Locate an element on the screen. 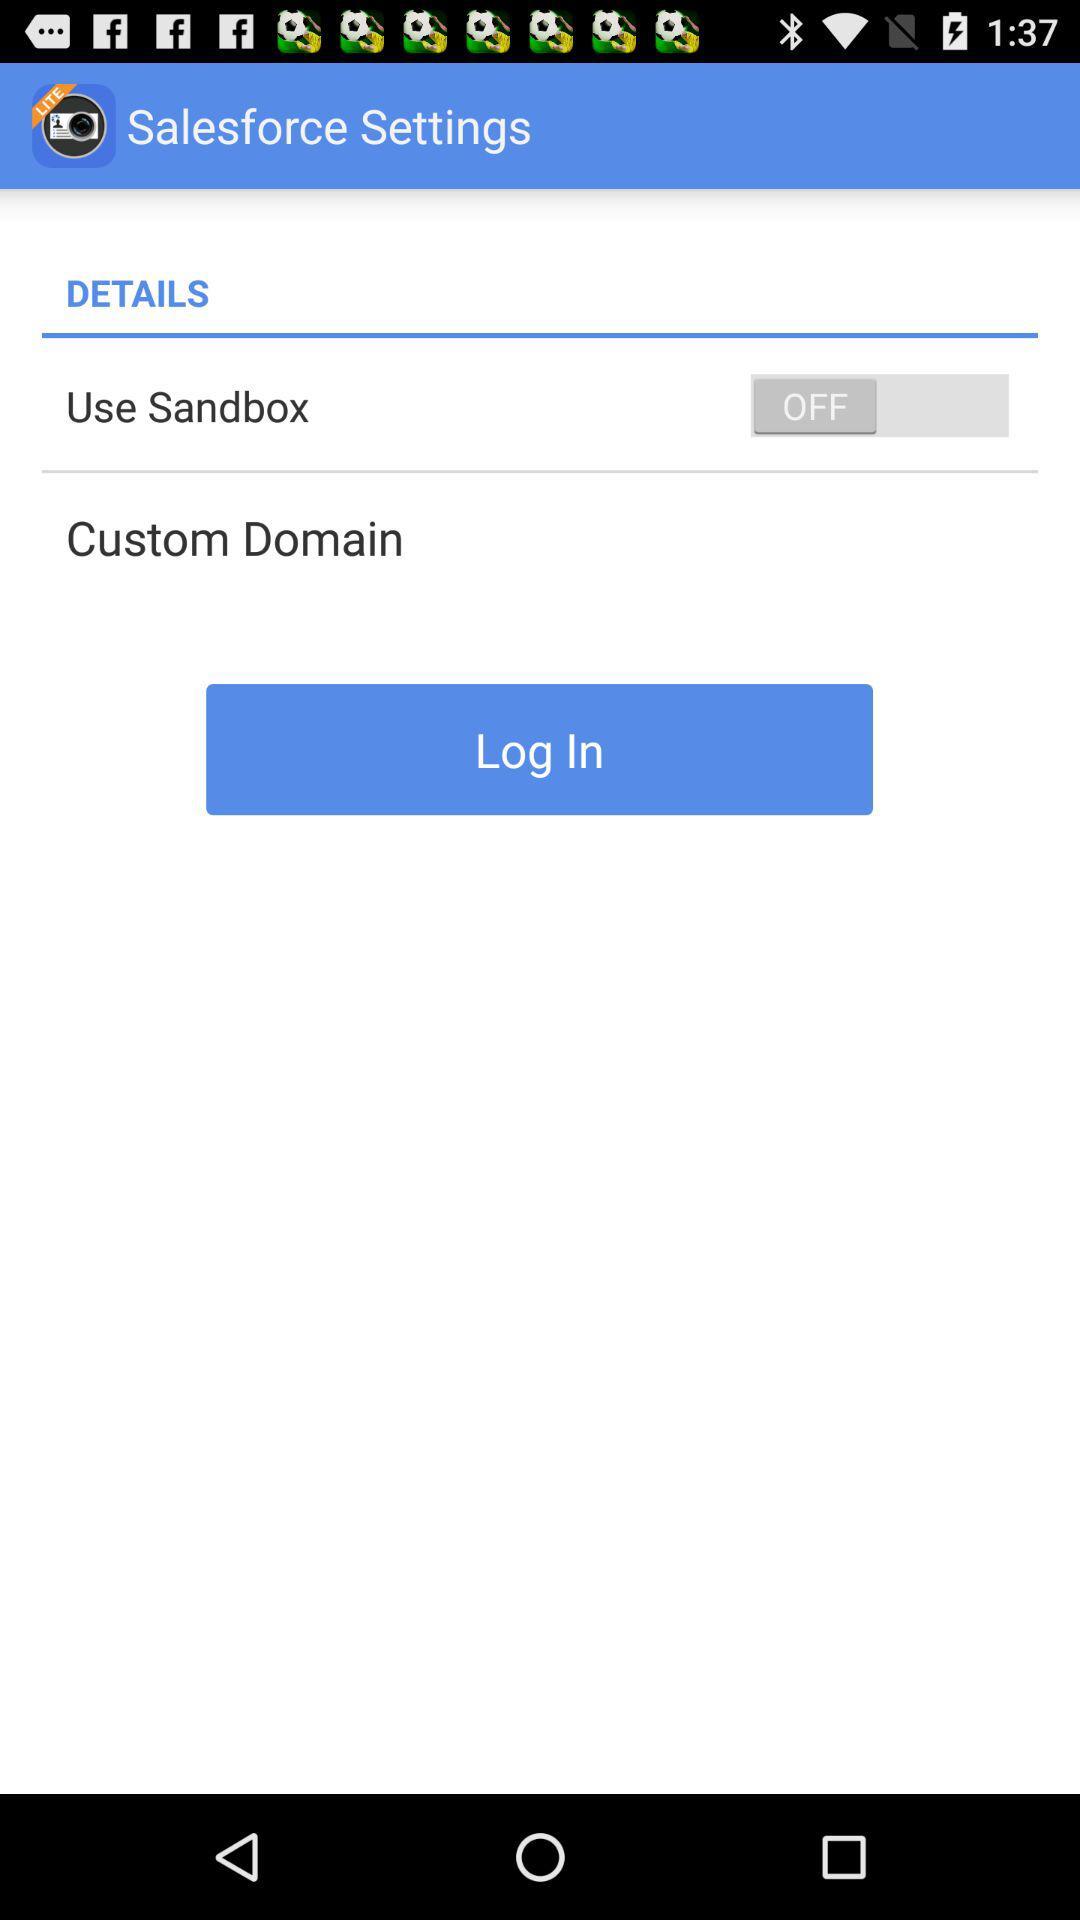 The height and width of the screenshot is (1920, 1080). the button above the log in is located at coordinates (551, 537).